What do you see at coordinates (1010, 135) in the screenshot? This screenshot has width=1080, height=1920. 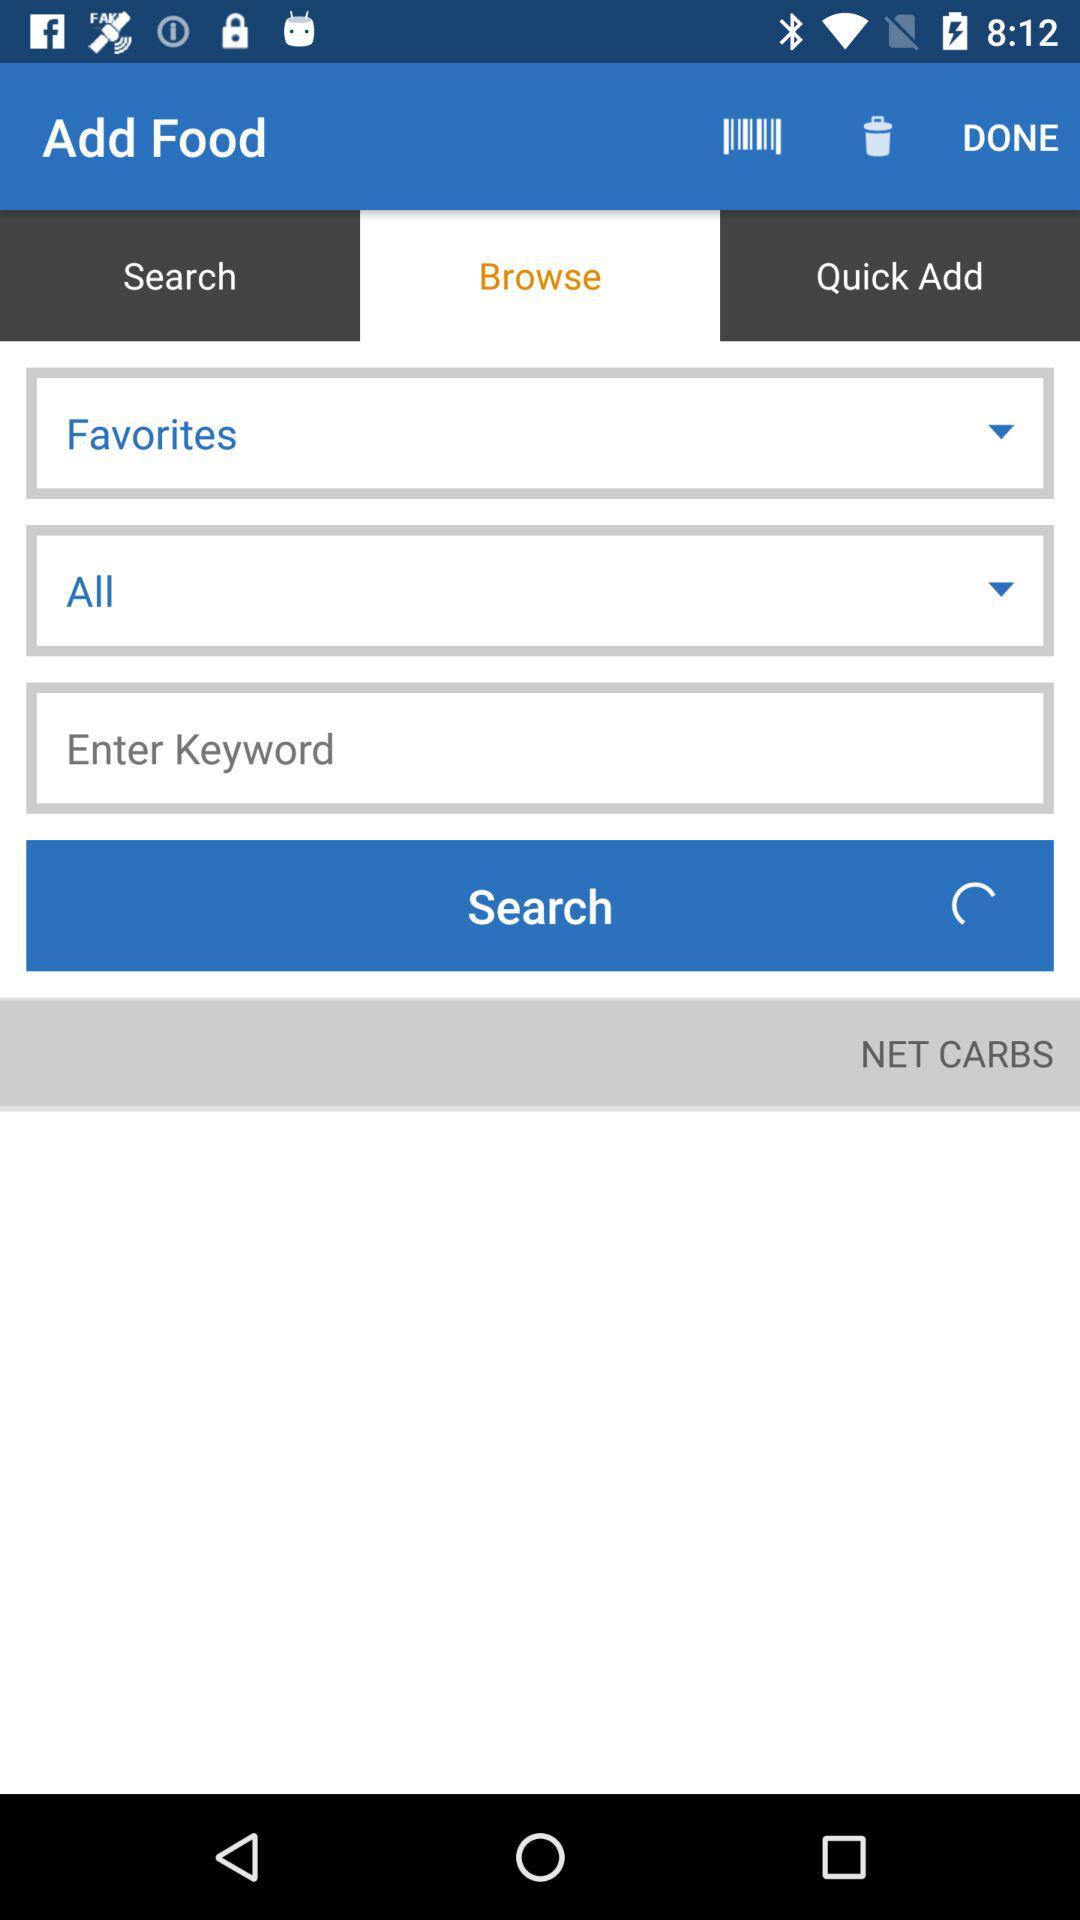 I see `the done icon` at bounding box center [1010, 135].